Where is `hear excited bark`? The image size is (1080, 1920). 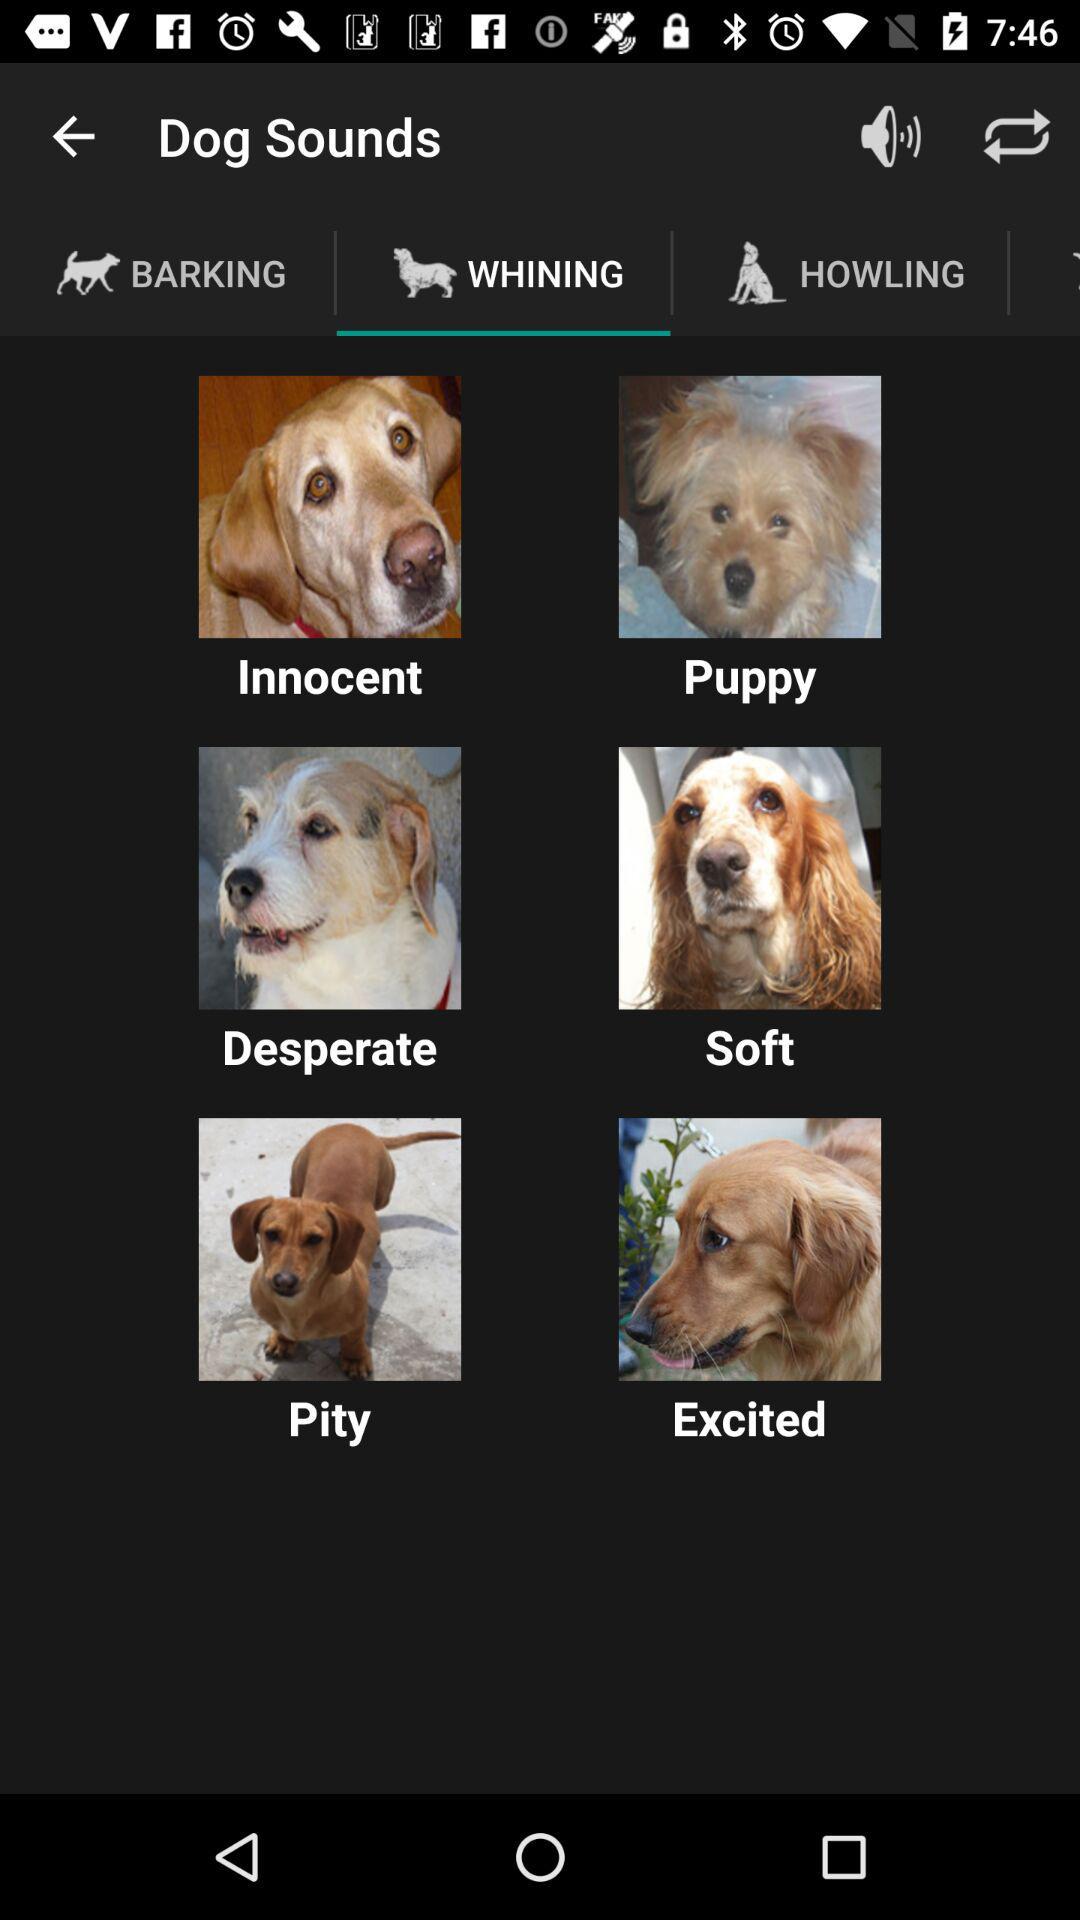 hear excited bark is located at coordinates (749, 1248).